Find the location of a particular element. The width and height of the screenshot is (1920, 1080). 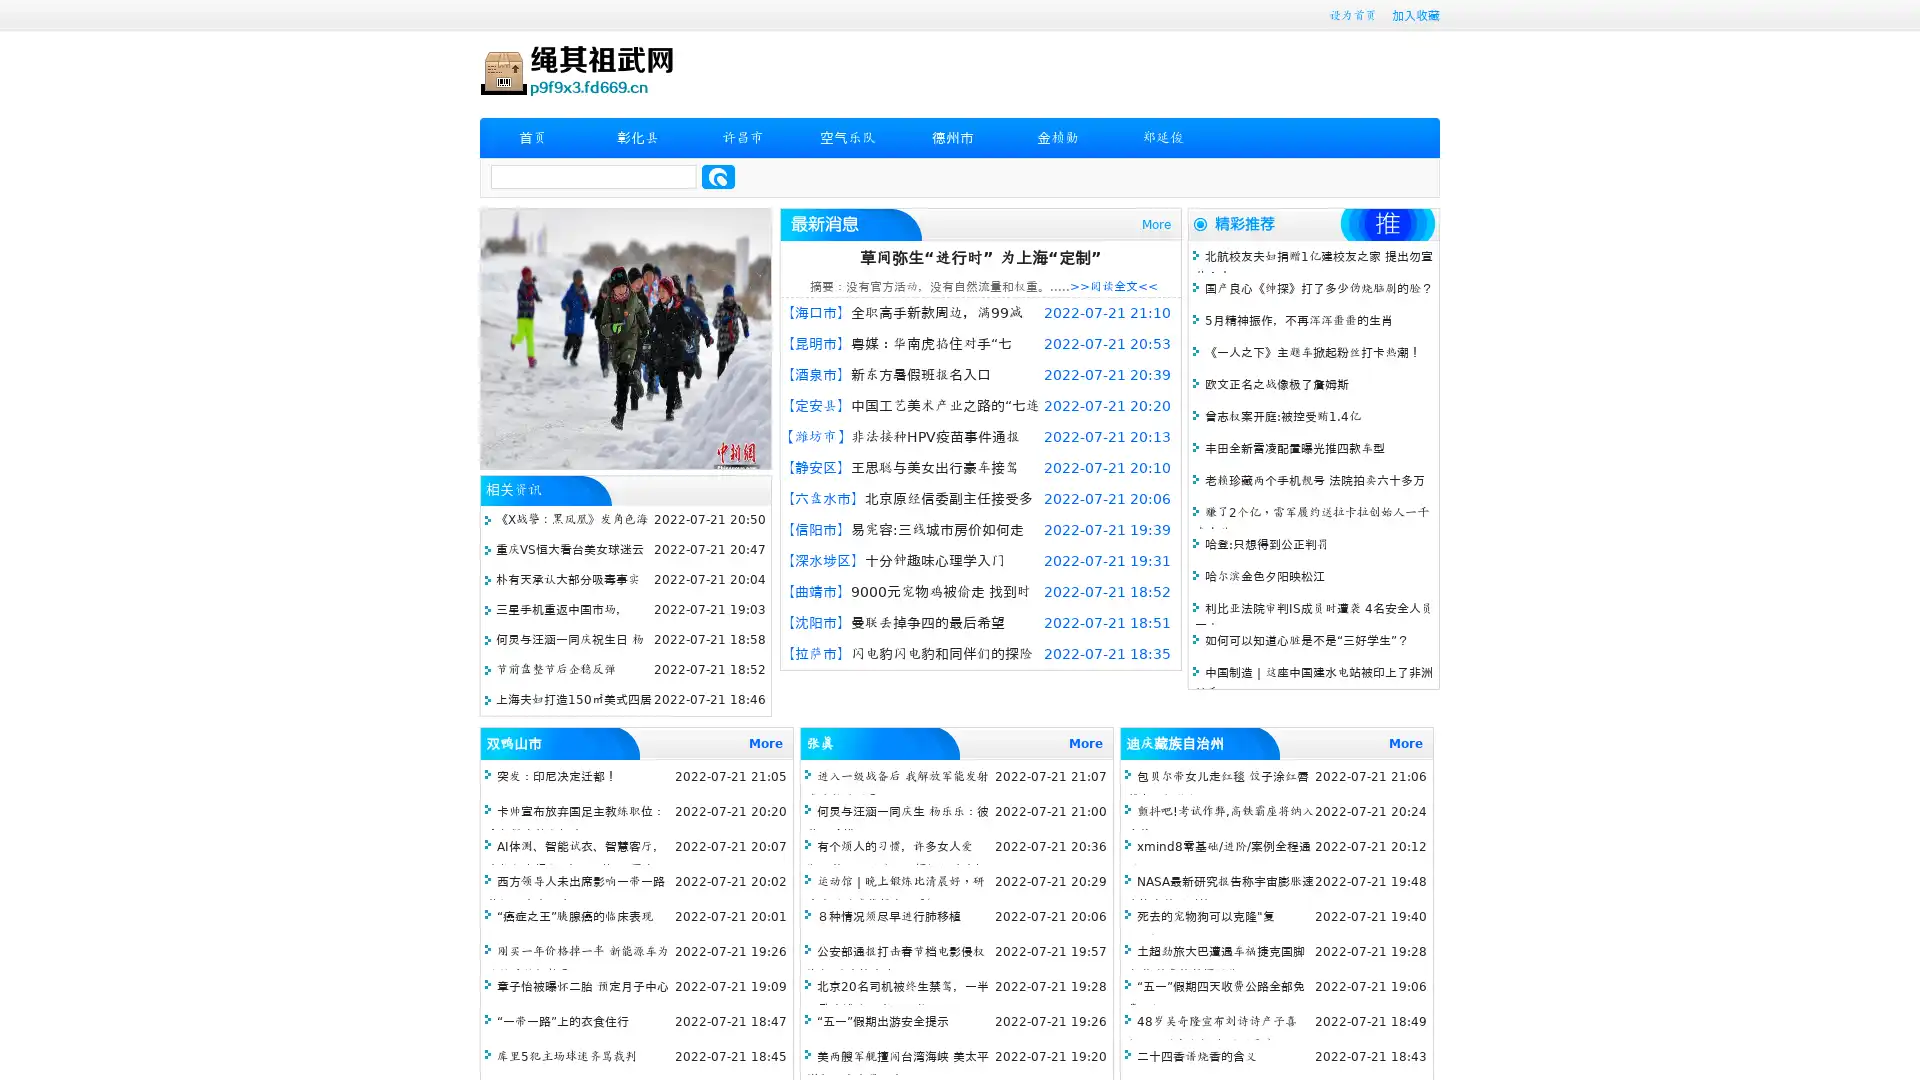

Search is located at coordinates (718, 176).